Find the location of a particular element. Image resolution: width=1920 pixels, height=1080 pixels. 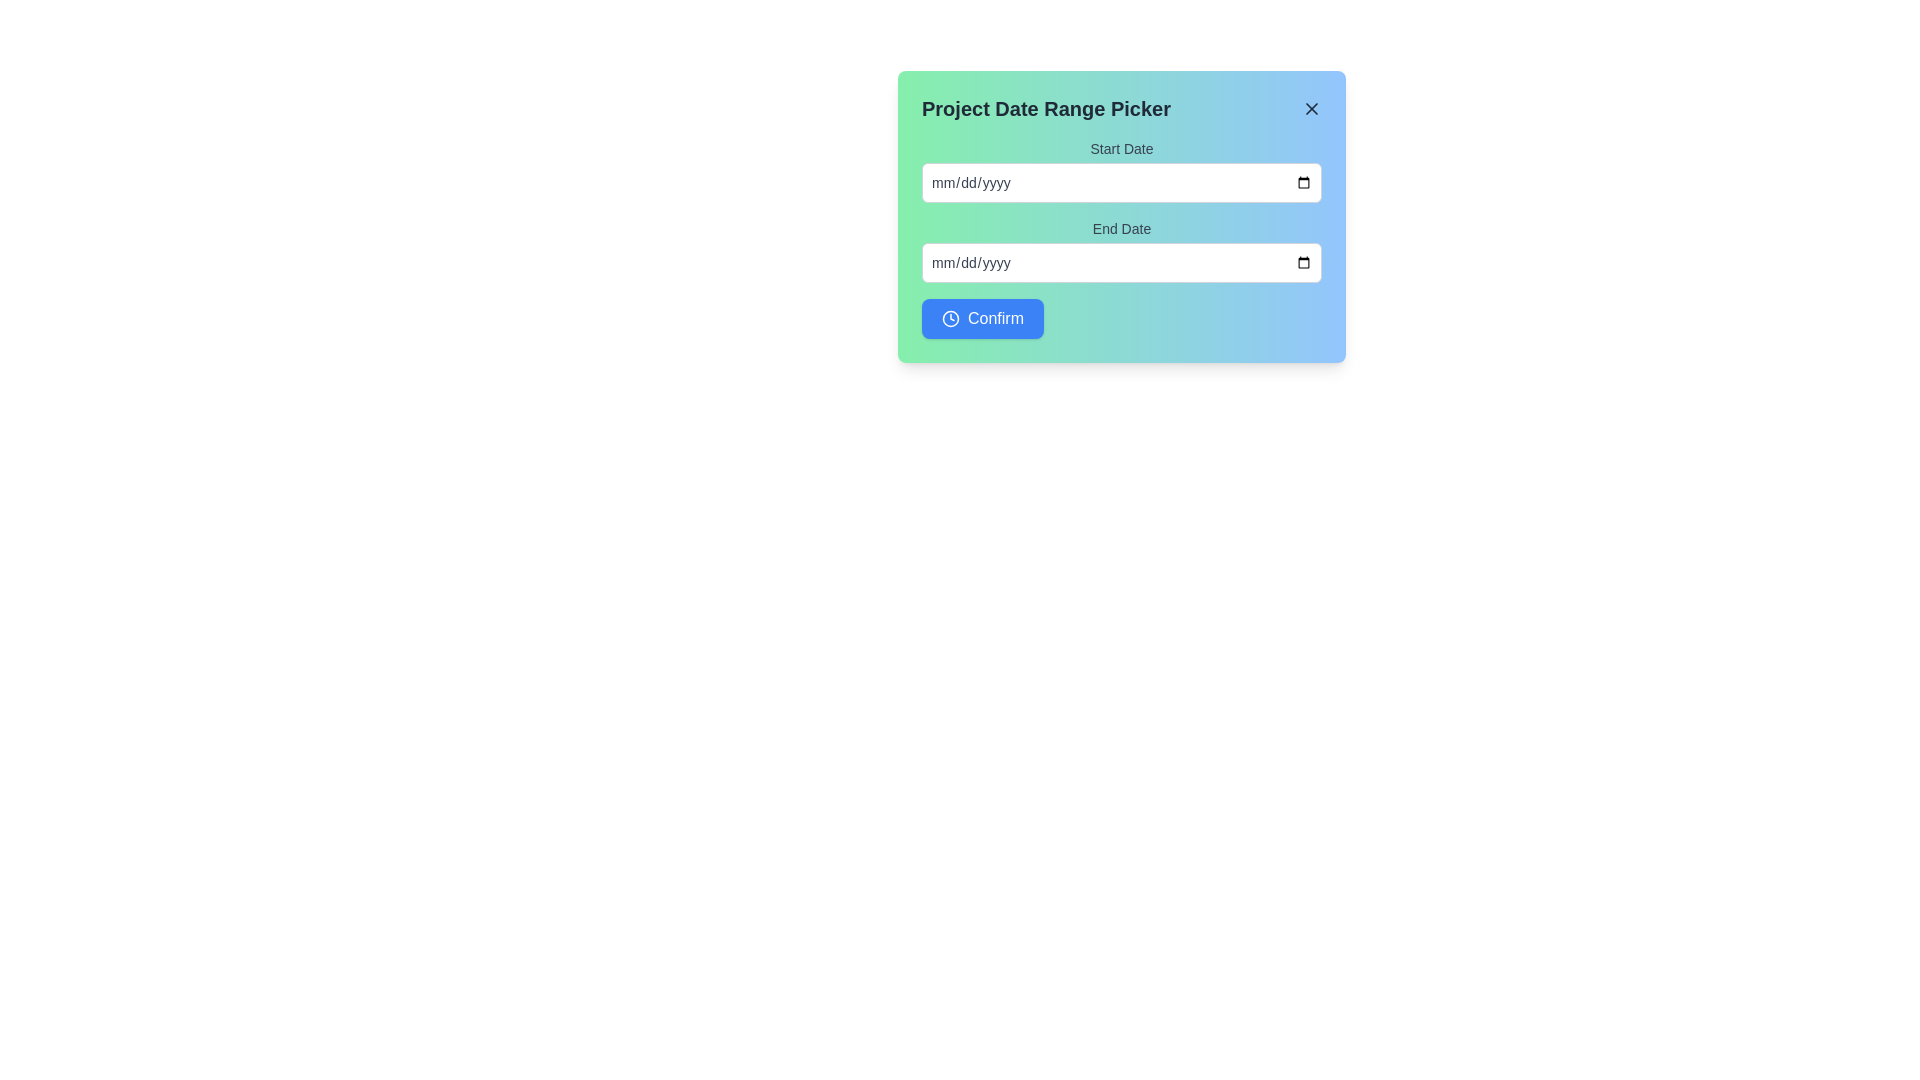

the small circular clock icon located to the left of the 'Confirm' text within the blue button at the bottom center of the modal interface is located at coordinates (949, 318).